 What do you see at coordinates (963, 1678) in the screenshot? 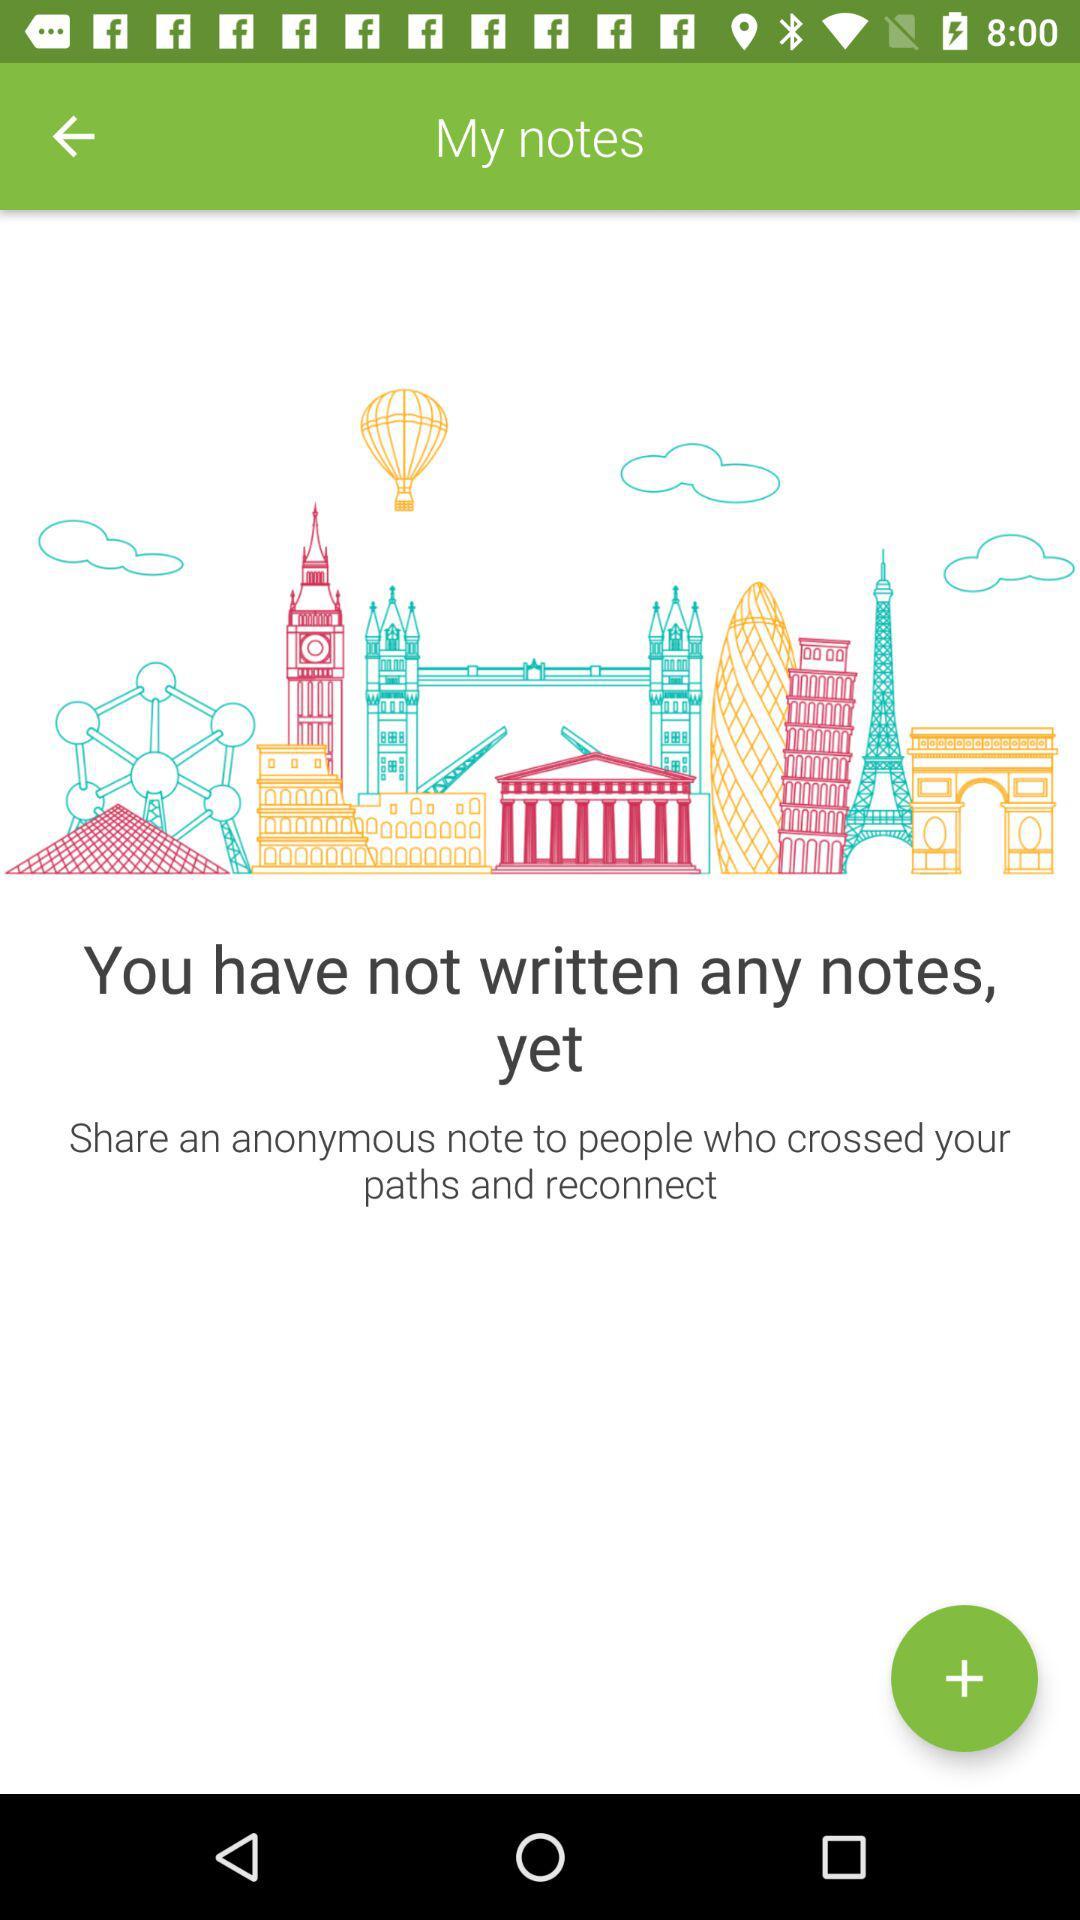
I see `start new note` at bounding box center [963, 1678].